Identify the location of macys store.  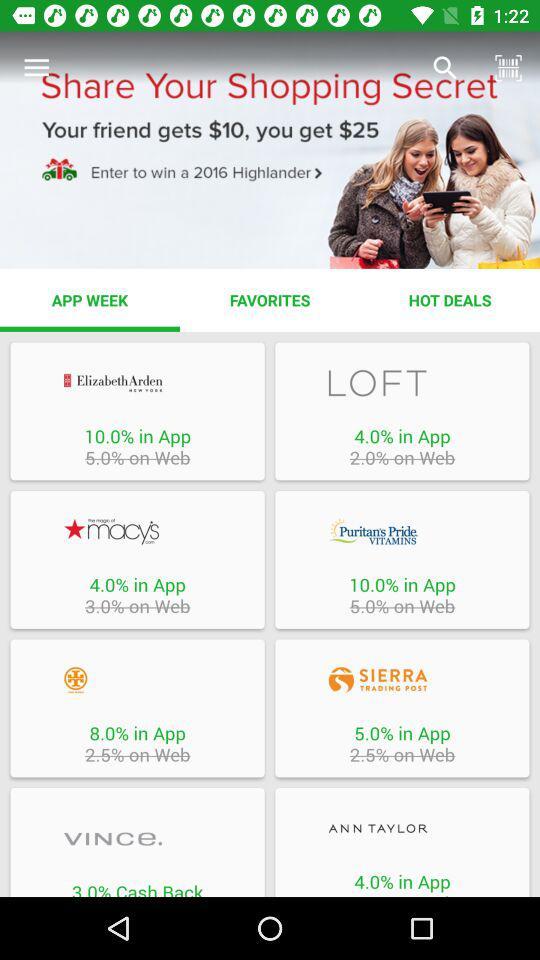
(136, 530).